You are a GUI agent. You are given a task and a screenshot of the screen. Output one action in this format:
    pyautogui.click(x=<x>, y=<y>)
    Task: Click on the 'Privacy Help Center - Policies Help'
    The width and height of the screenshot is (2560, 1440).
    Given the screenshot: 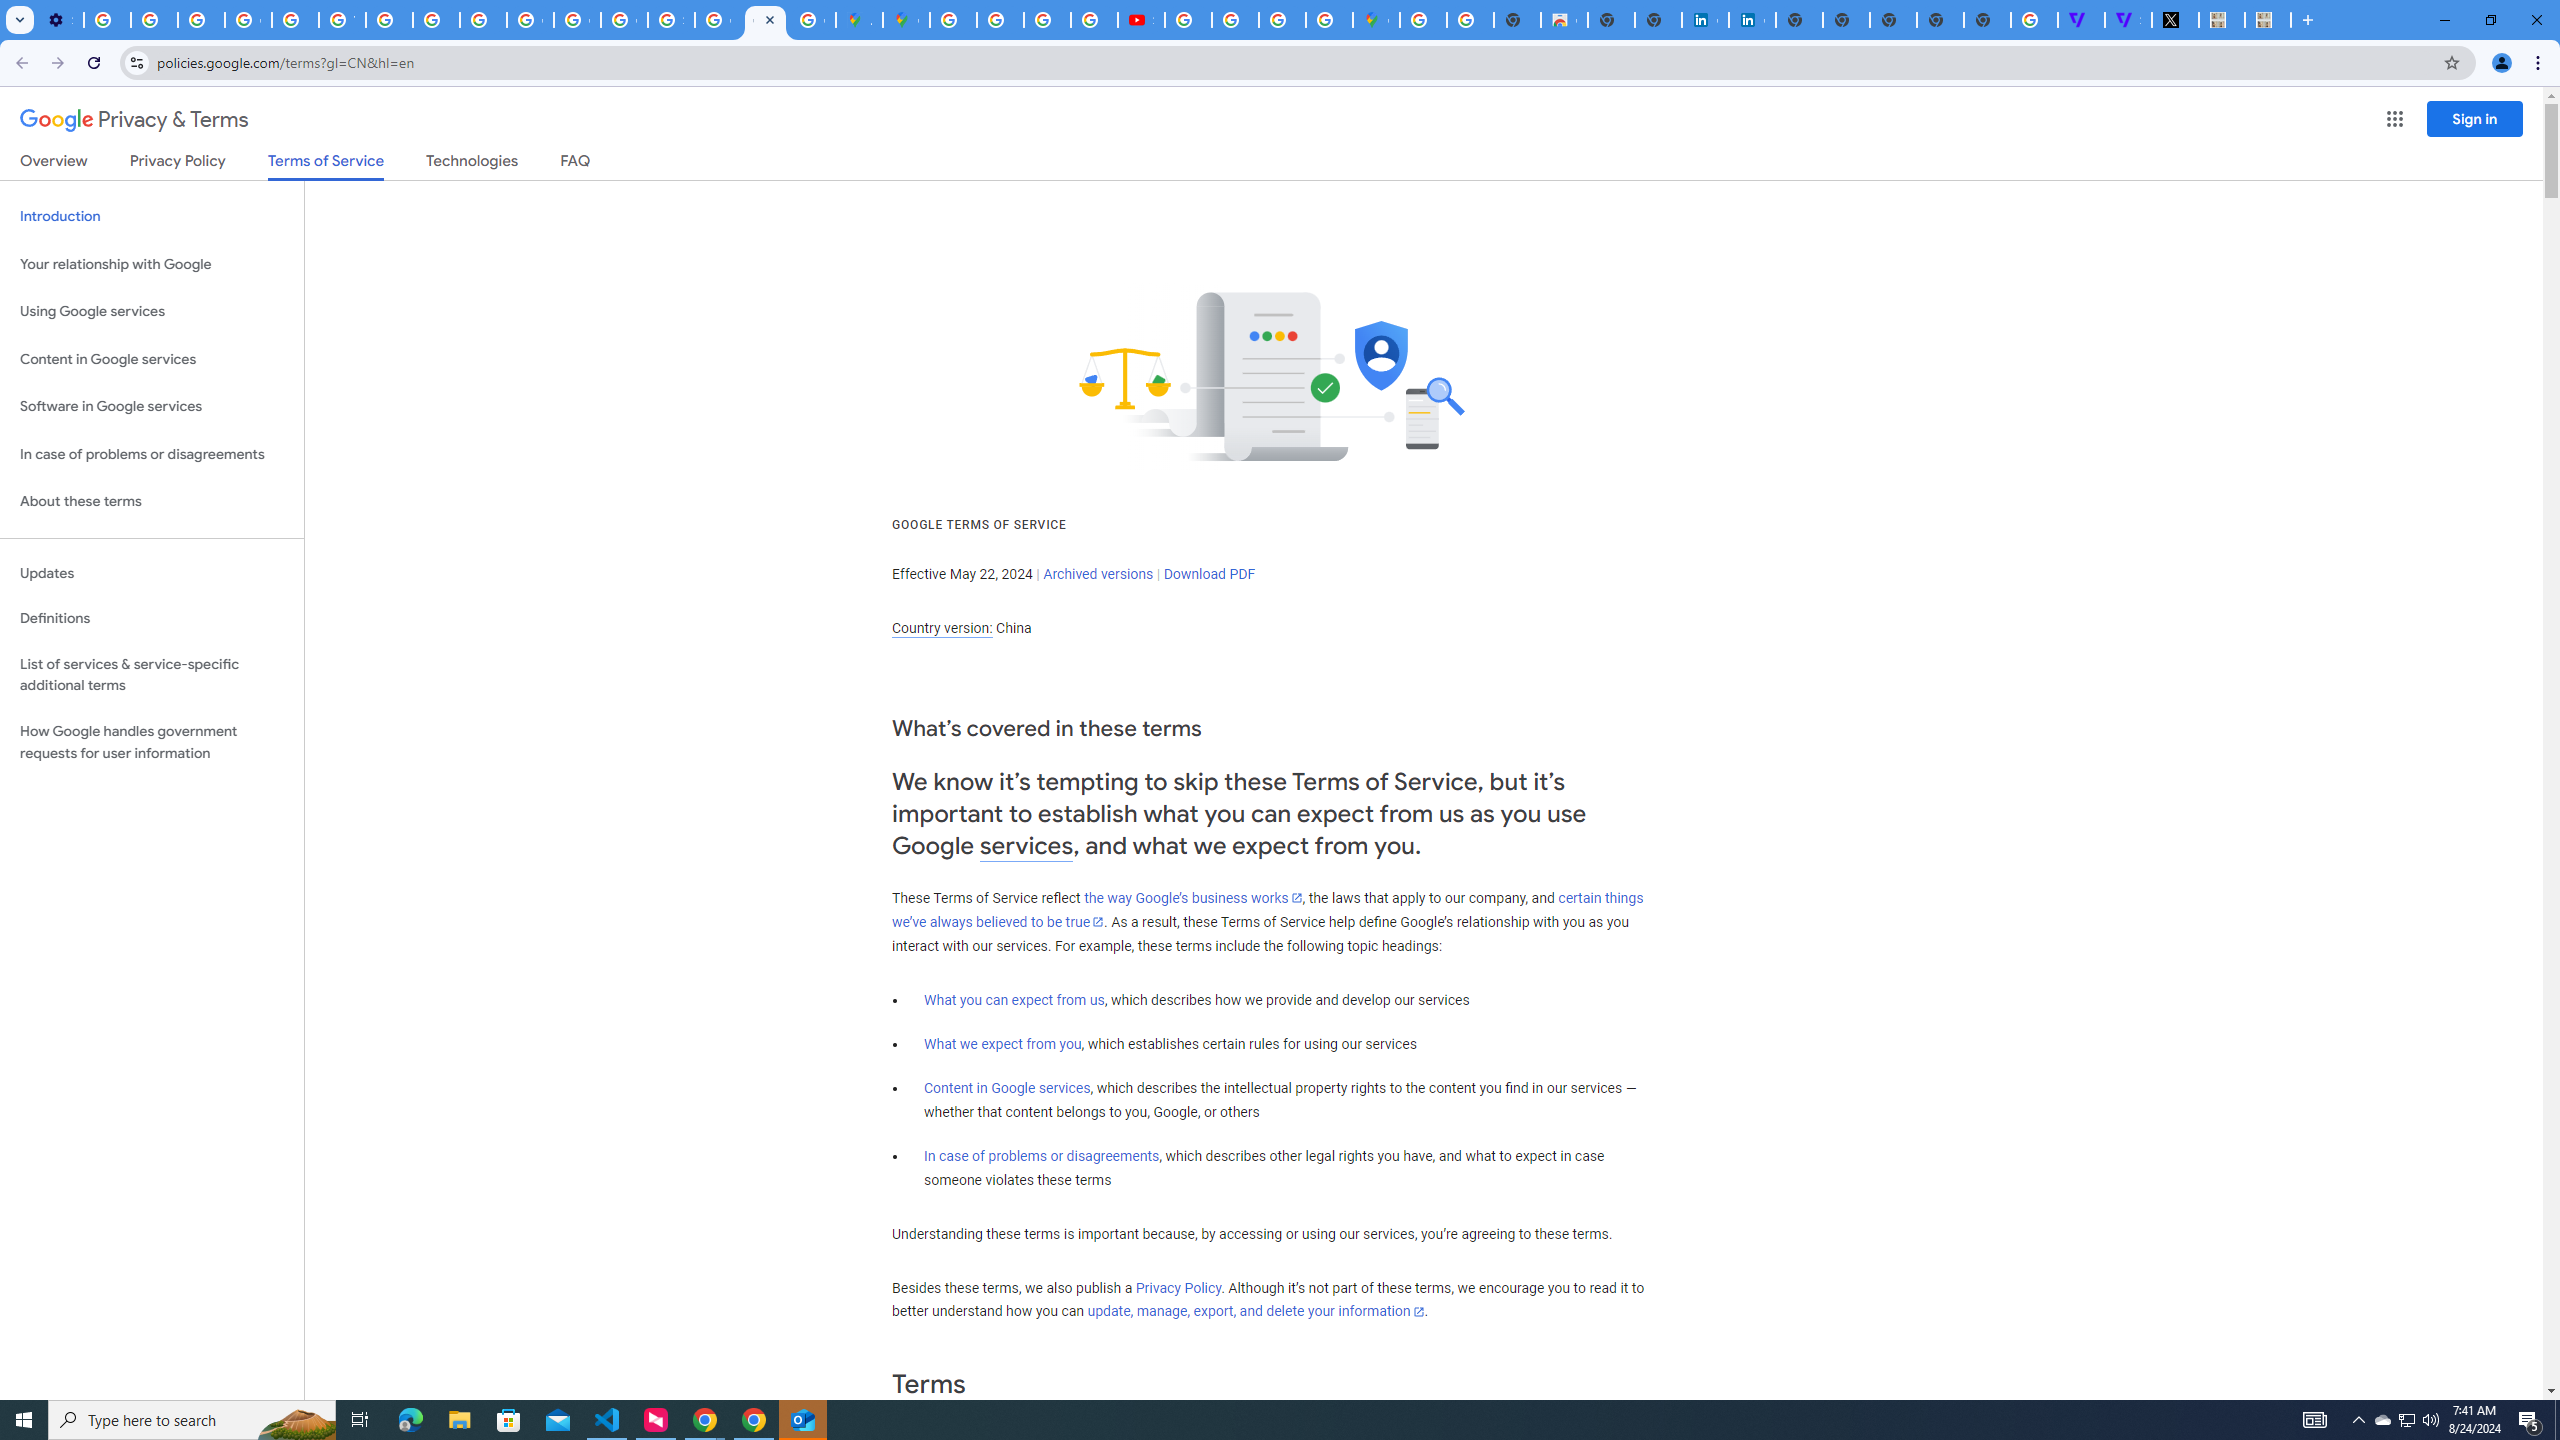 What is the action you would take?
    pyautogui.click(x=294, y=19)
    